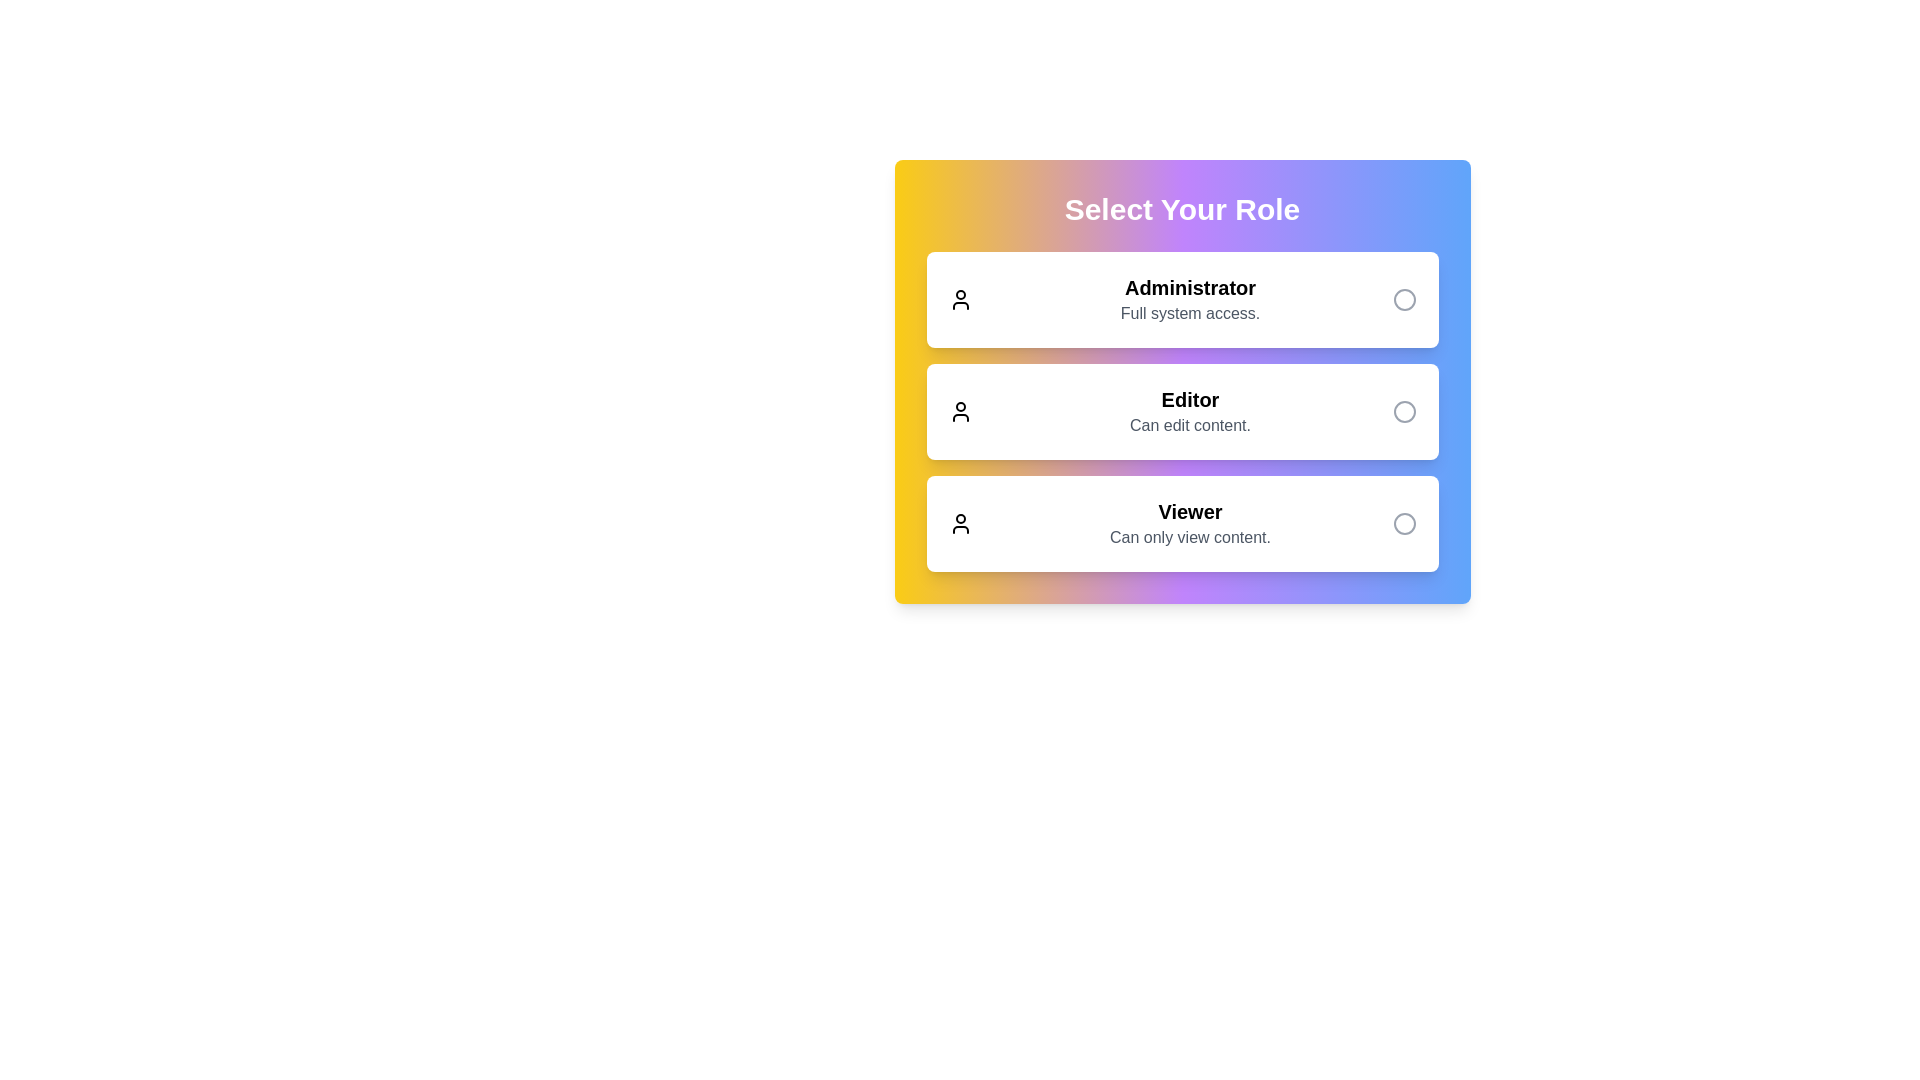 Image resolution: width=1920 pixels, height=1080 pixels. What do you see at coordinates (1403, 300) in the screenshot?
I see `the inner circle of the radio button for the 'Administrator' option` at bounding box center [1403, 300].